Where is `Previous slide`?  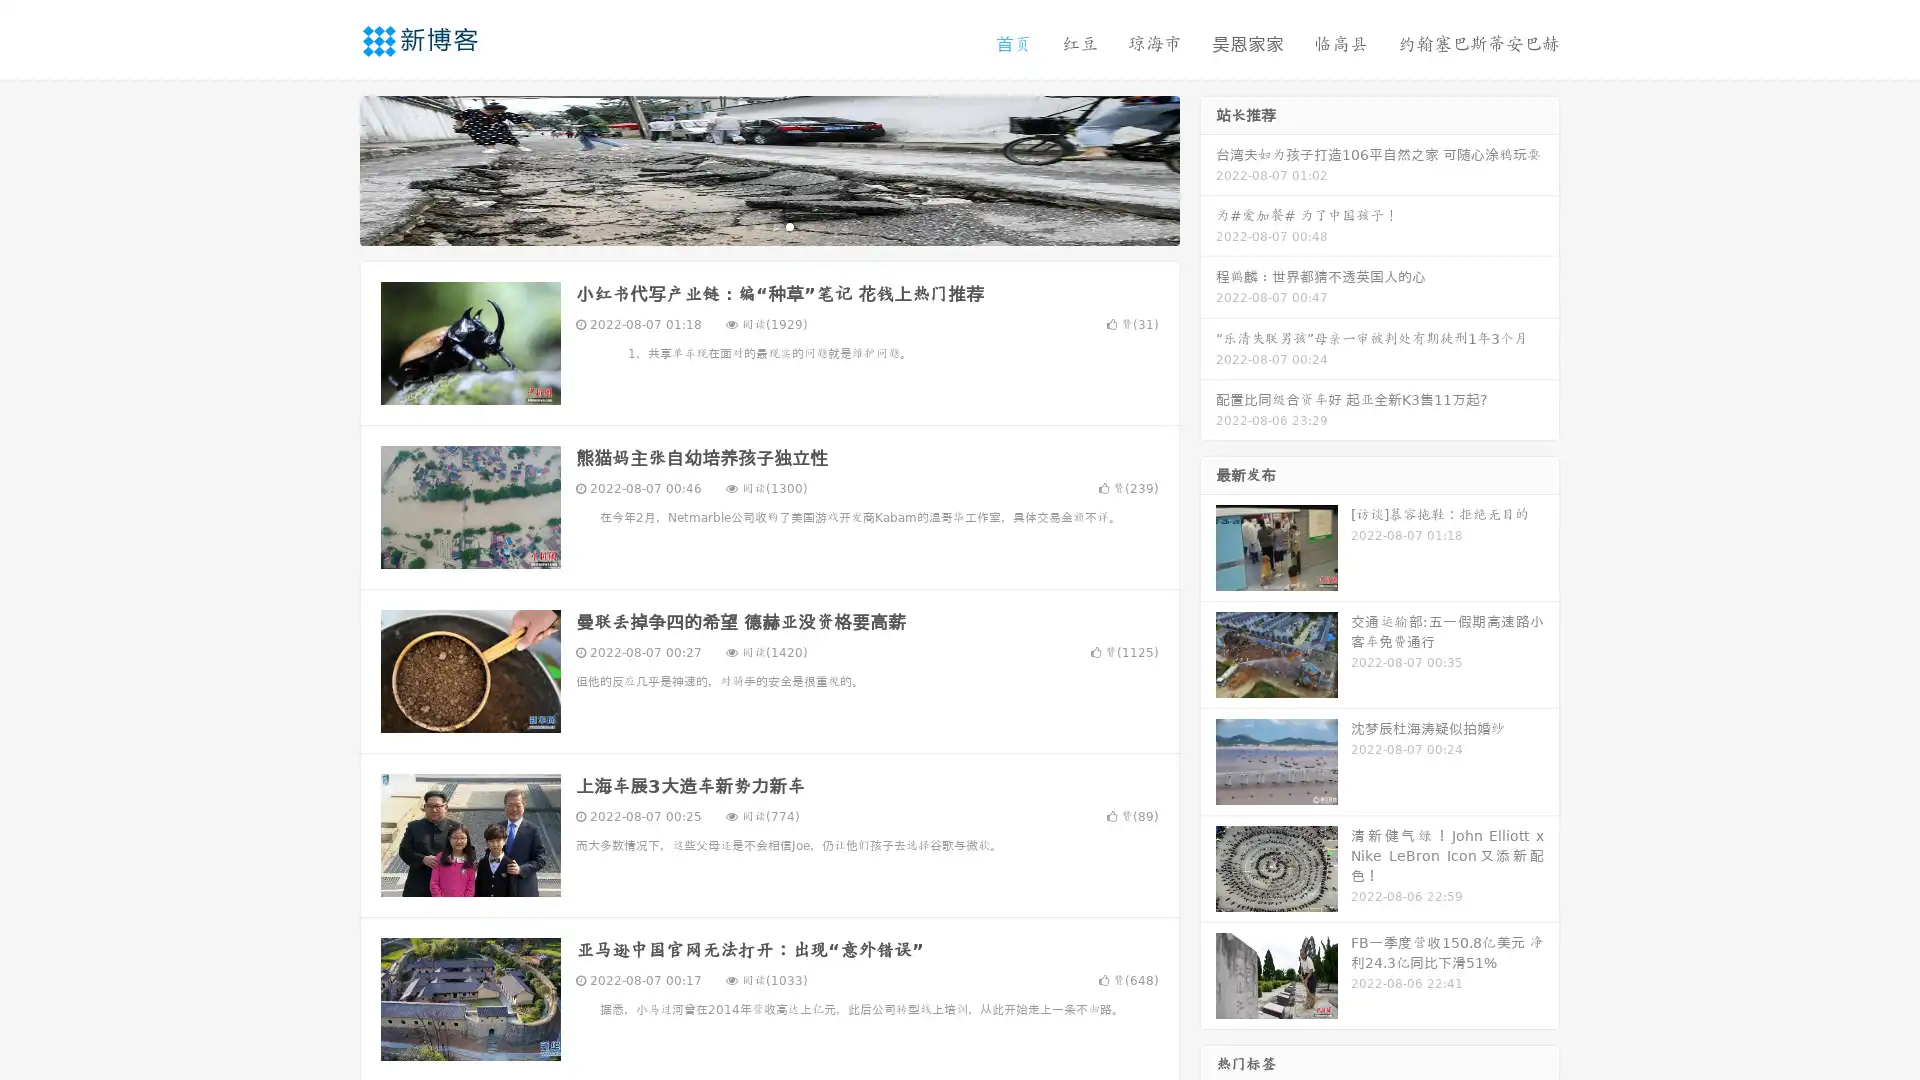 Previous slide is located at coordinates (330, 168).